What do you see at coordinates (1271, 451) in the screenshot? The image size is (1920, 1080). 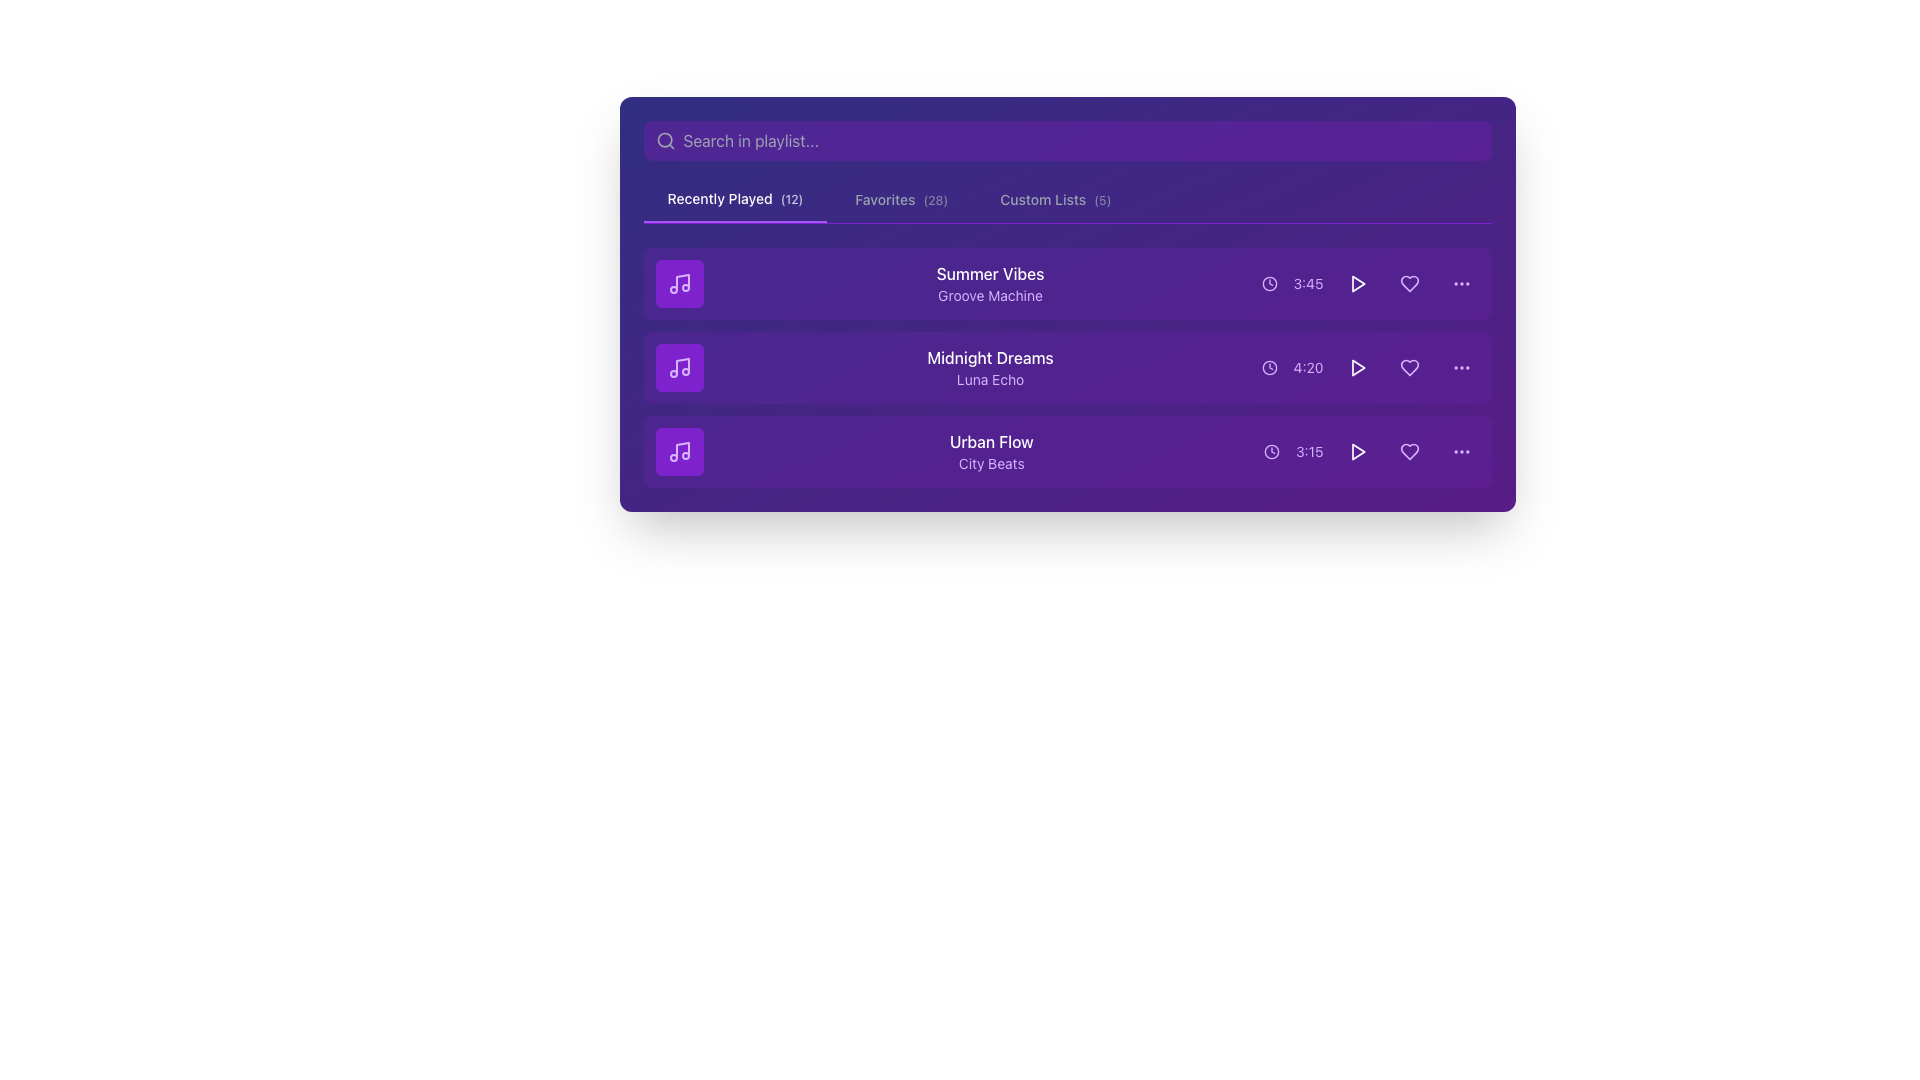 I see `the circular clock icon with a minimalist design, which is faint purple in color and located to the left of the text '3:15' in the 'Urban Flow' song entry row` at bounding box center [1271, 451].